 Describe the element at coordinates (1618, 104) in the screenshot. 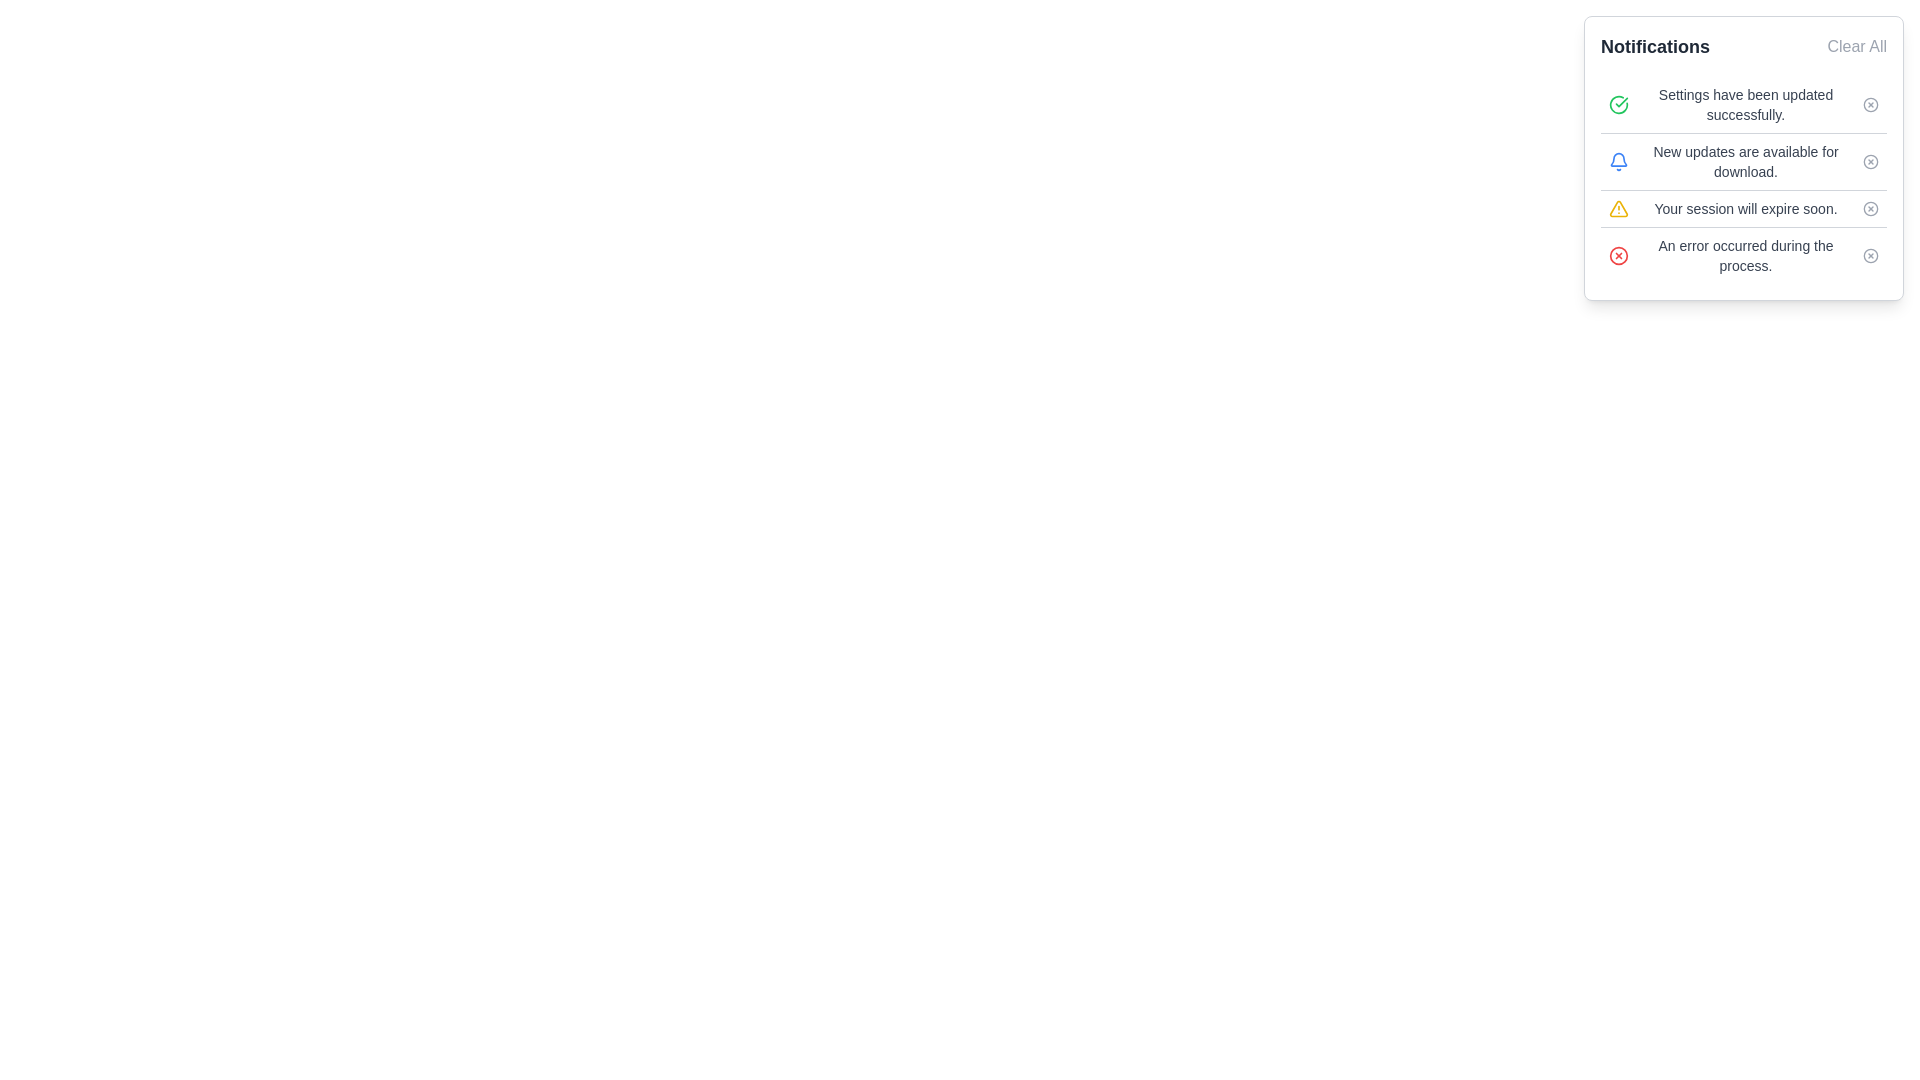

I see `the circular green icon with a white border and a tick mark inside, located at the top-left corner of the Notifications panel` at that location.